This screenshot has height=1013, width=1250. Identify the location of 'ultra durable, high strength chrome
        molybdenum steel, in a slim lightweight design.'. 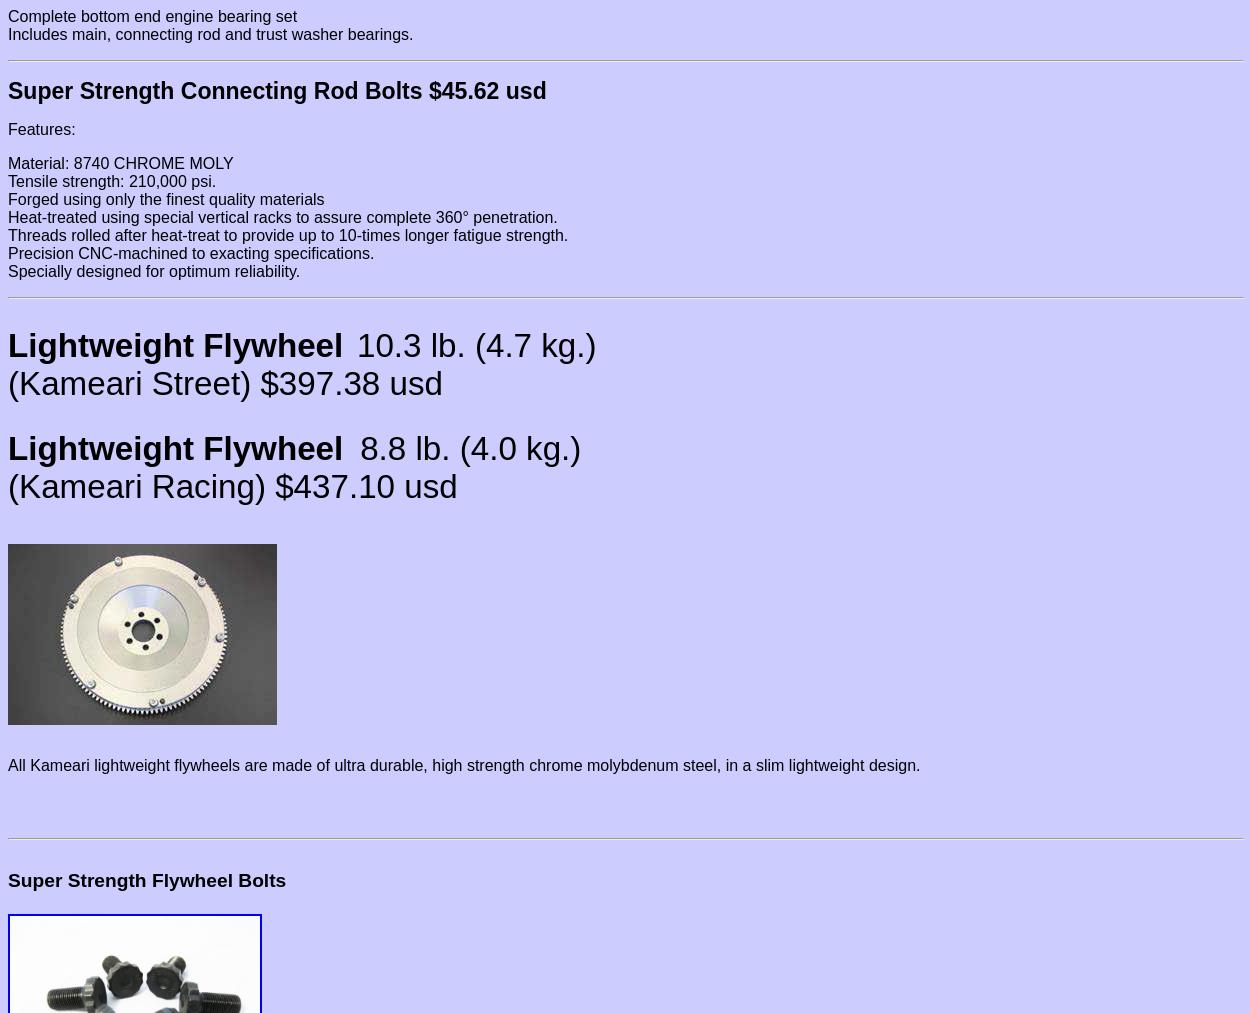
(627, 765).